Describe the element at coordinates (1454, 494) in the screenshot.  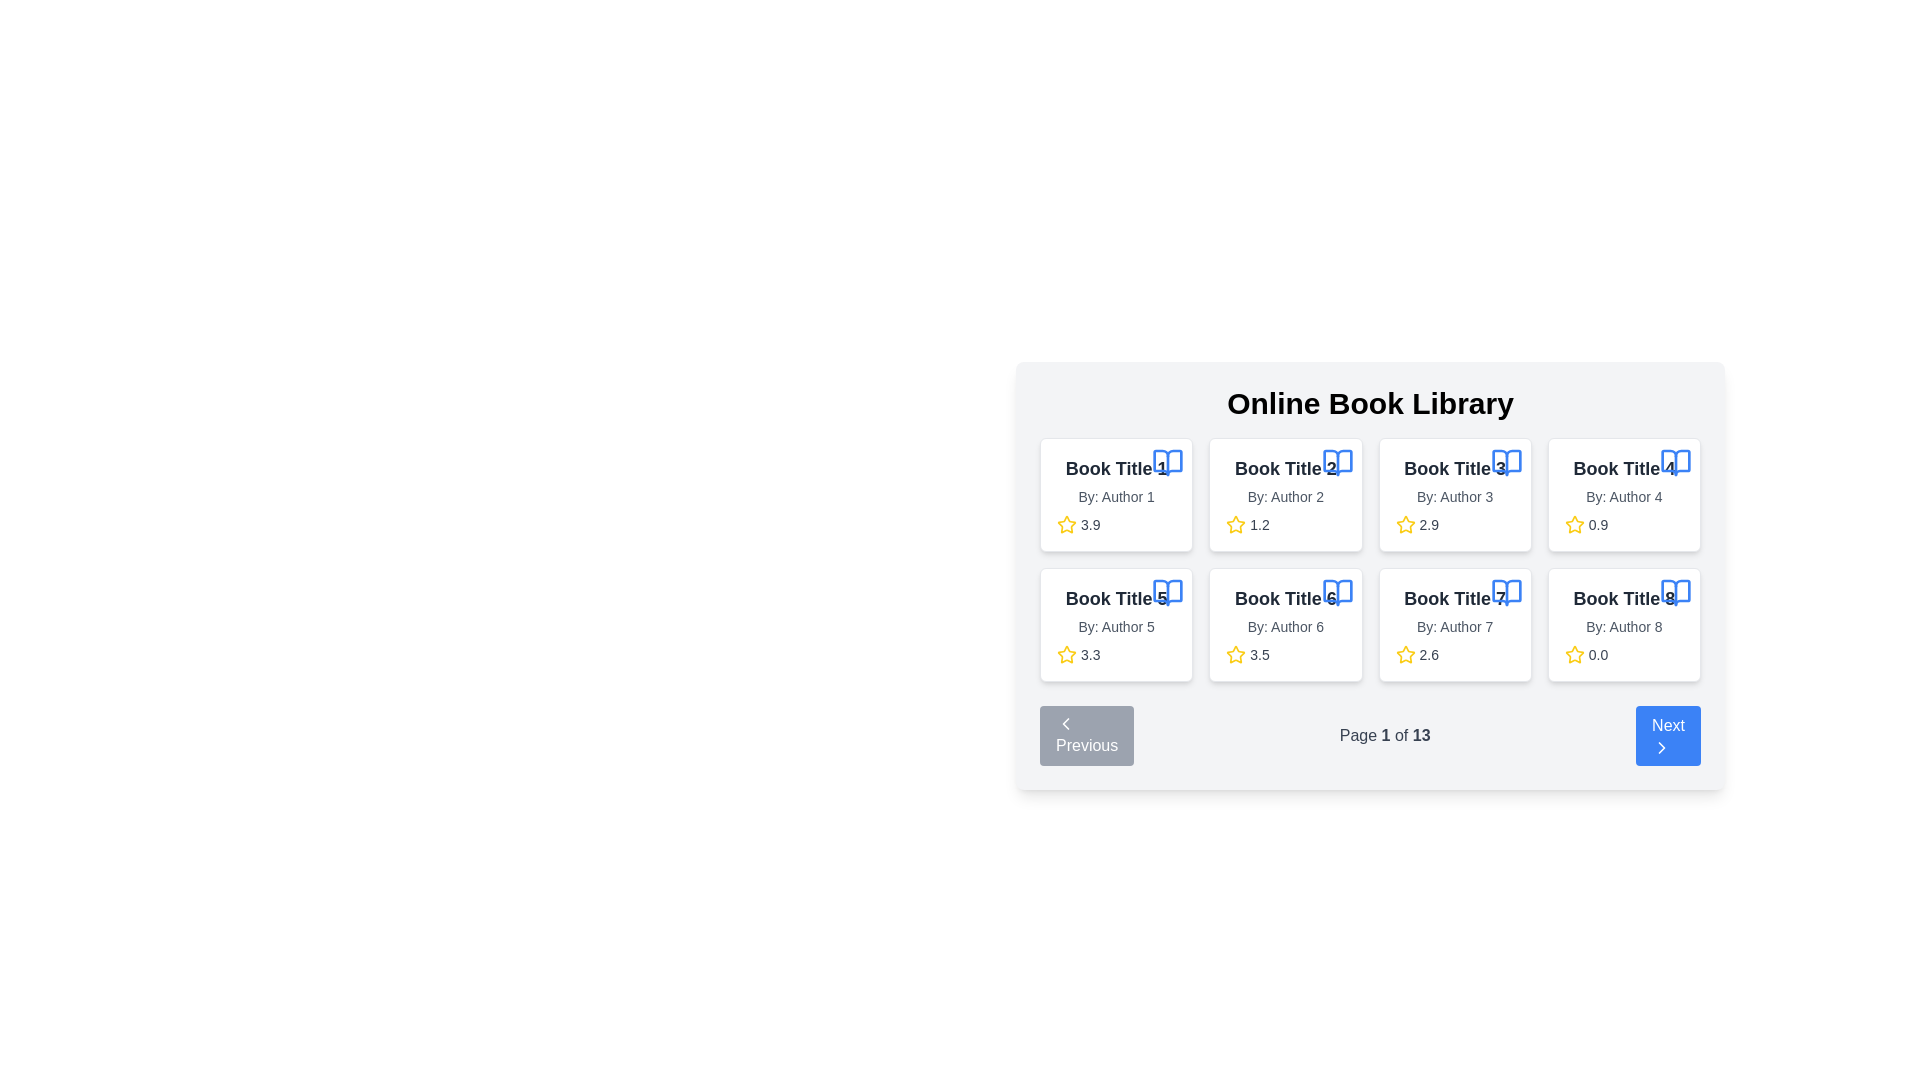
I see `the card representing the third book in the first row of the grid layout under the 'Online Book Library' heading` at that location.